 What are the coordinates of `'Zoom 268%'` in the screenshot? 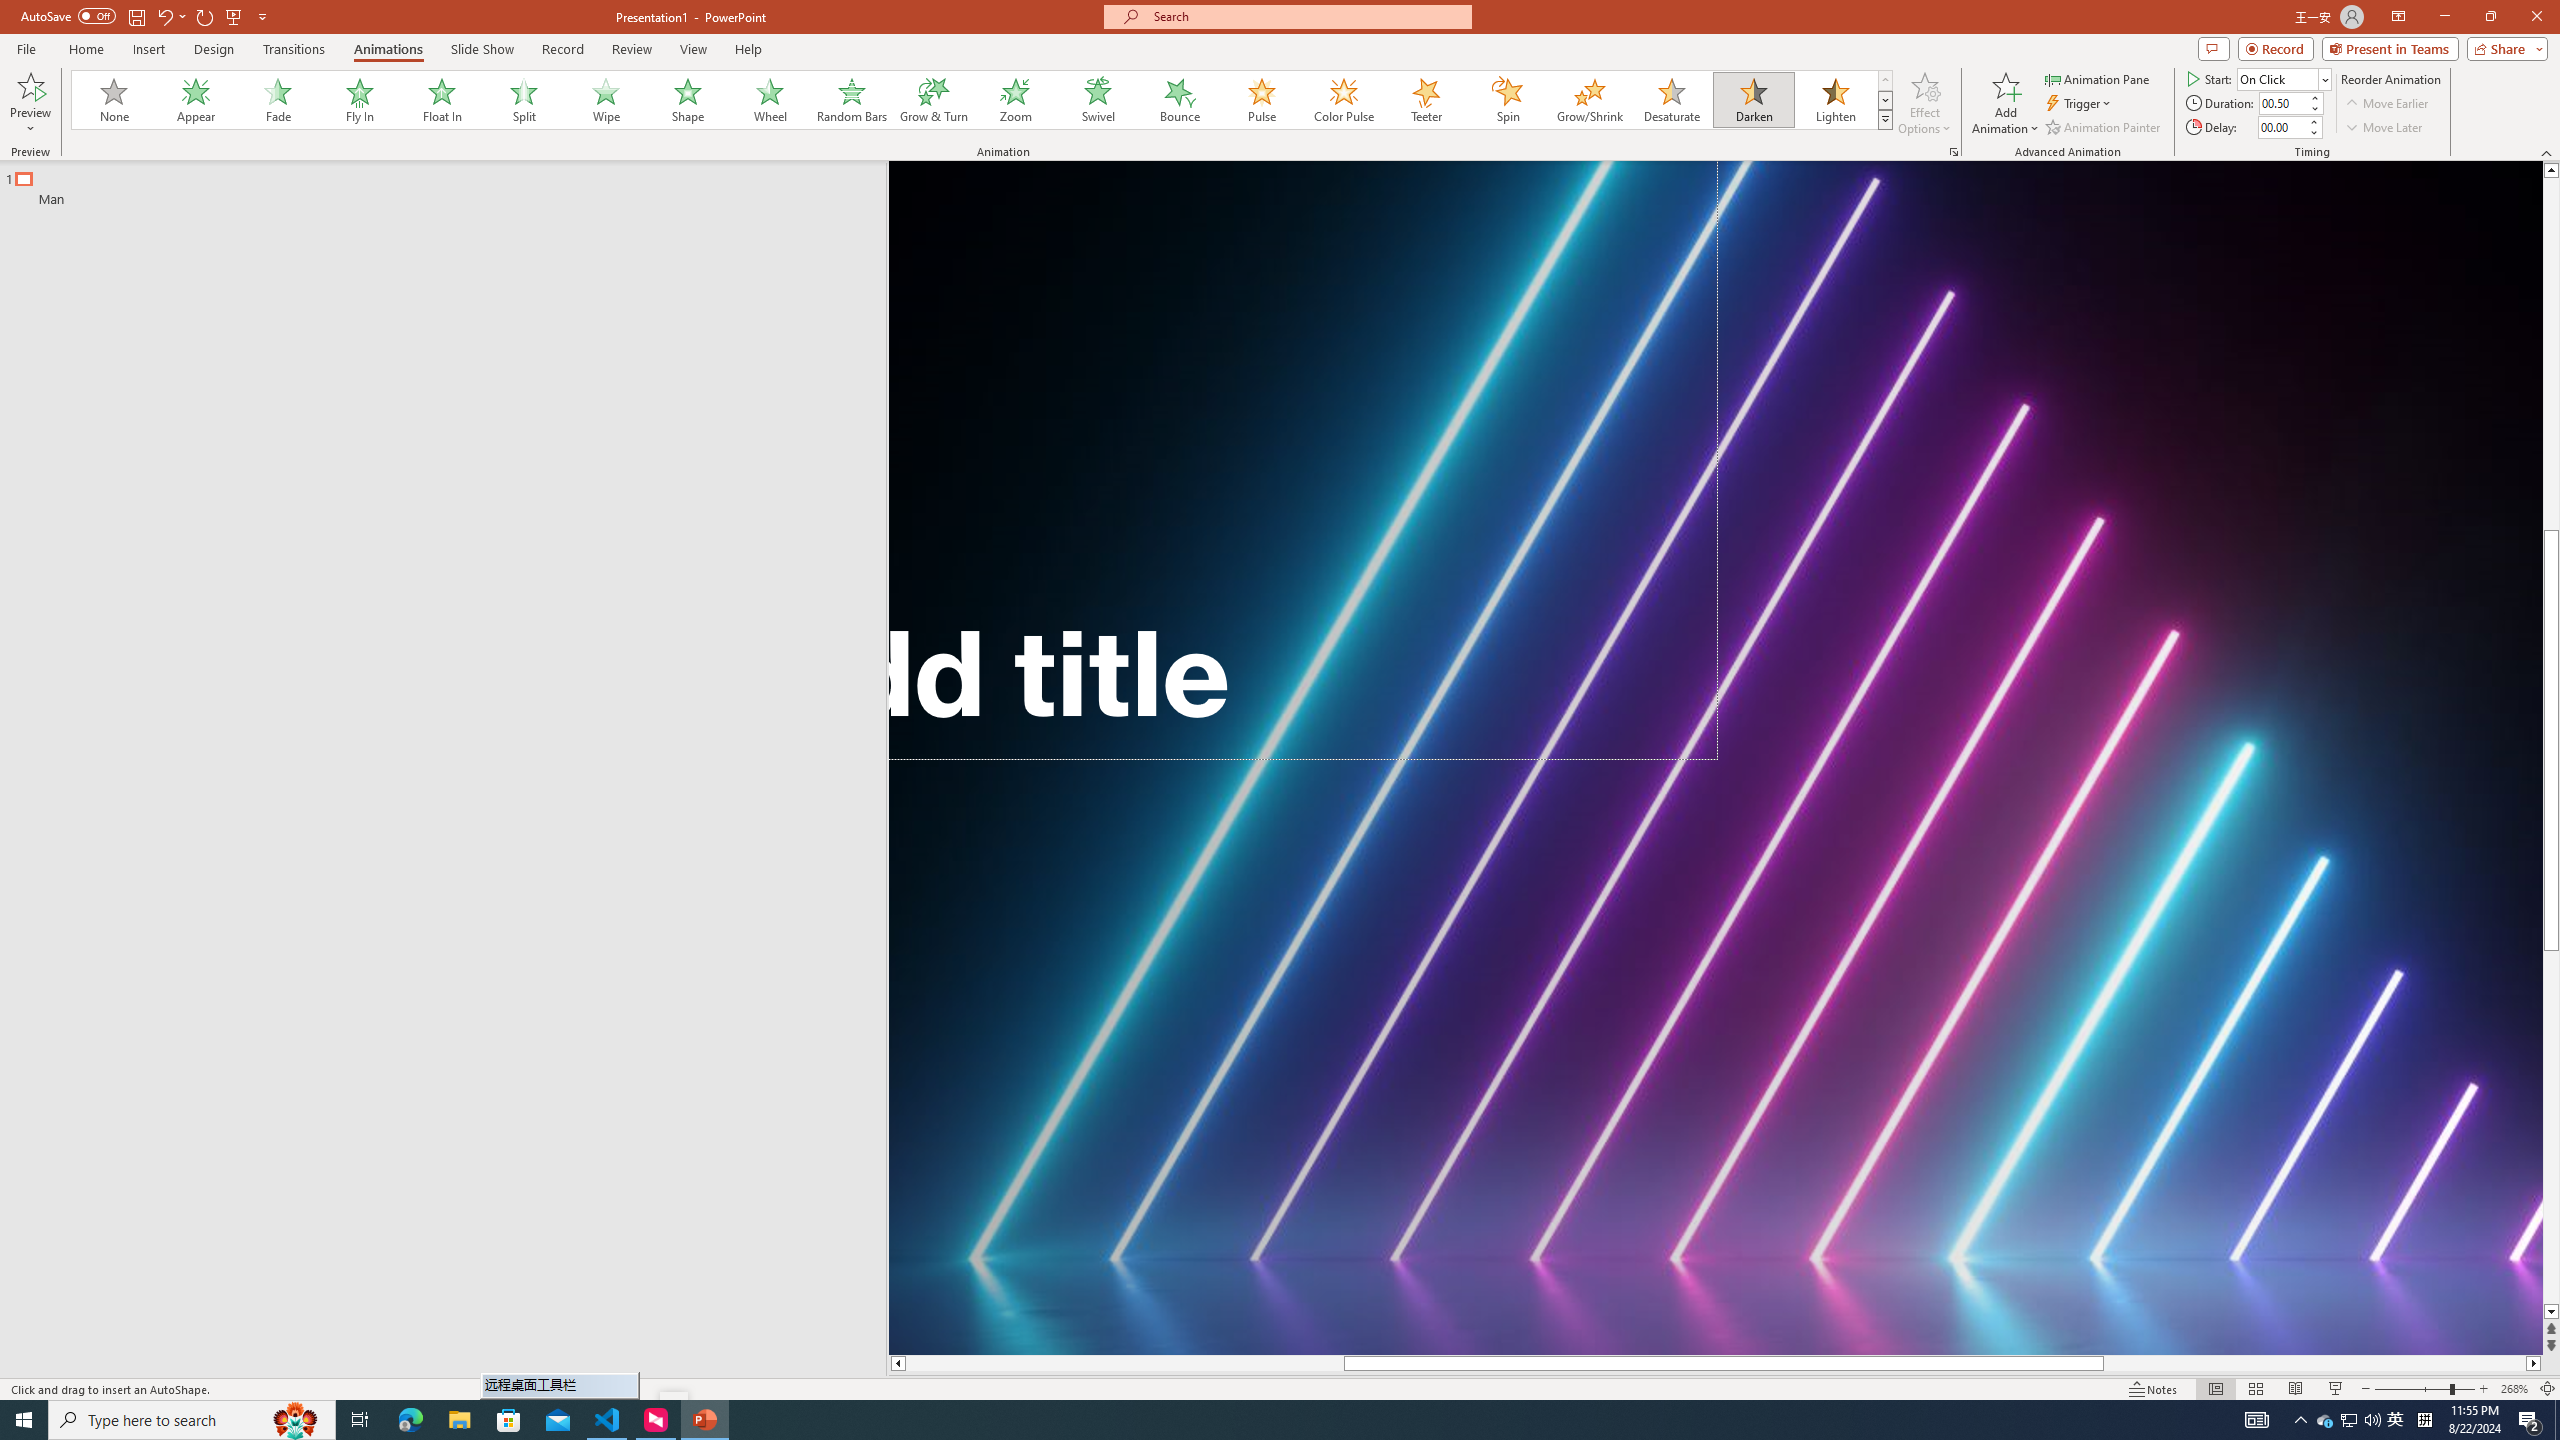 It's located at (2515, 1389).